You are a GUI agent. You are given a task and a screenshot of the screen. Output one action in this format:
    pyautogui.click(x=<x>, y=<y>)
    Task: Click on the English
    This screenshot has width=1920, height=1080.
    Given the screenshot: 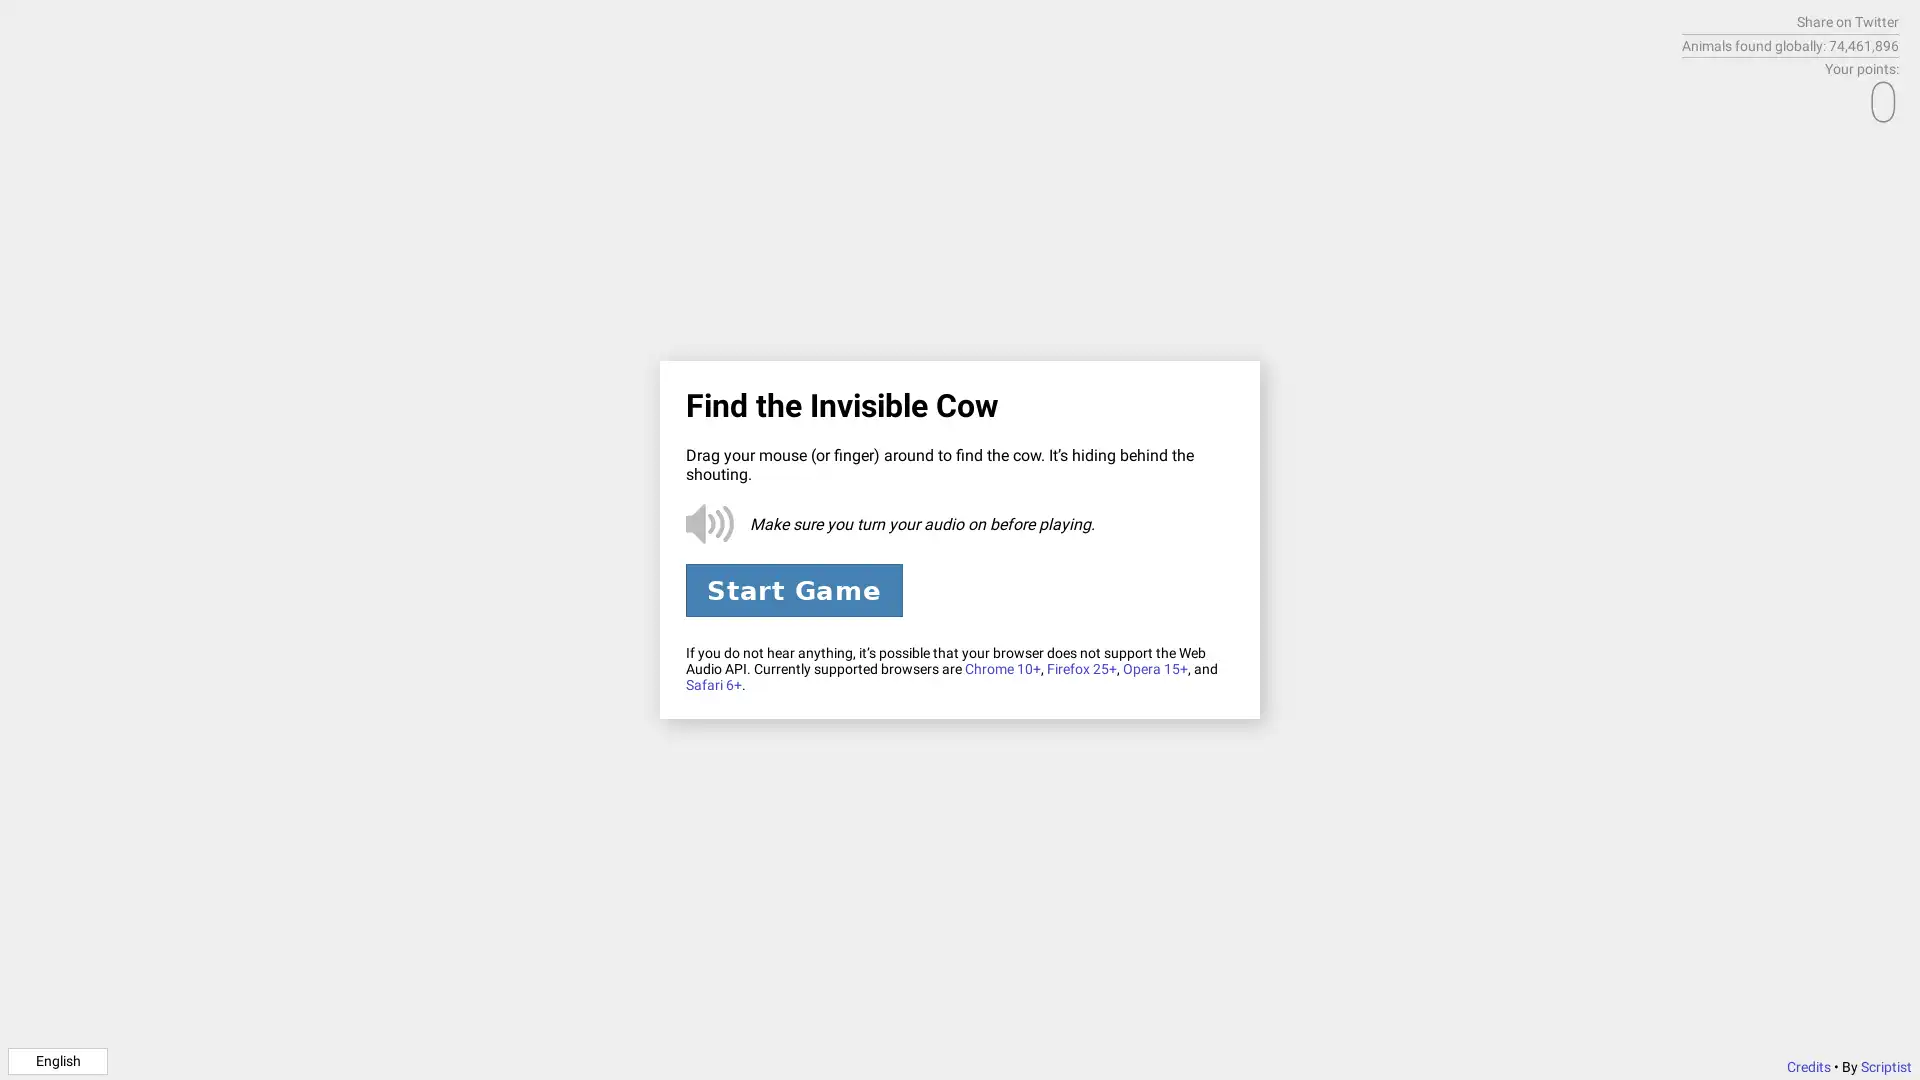 What is the action you would take?
    pyautogui.click(x=57, y=1059)
    